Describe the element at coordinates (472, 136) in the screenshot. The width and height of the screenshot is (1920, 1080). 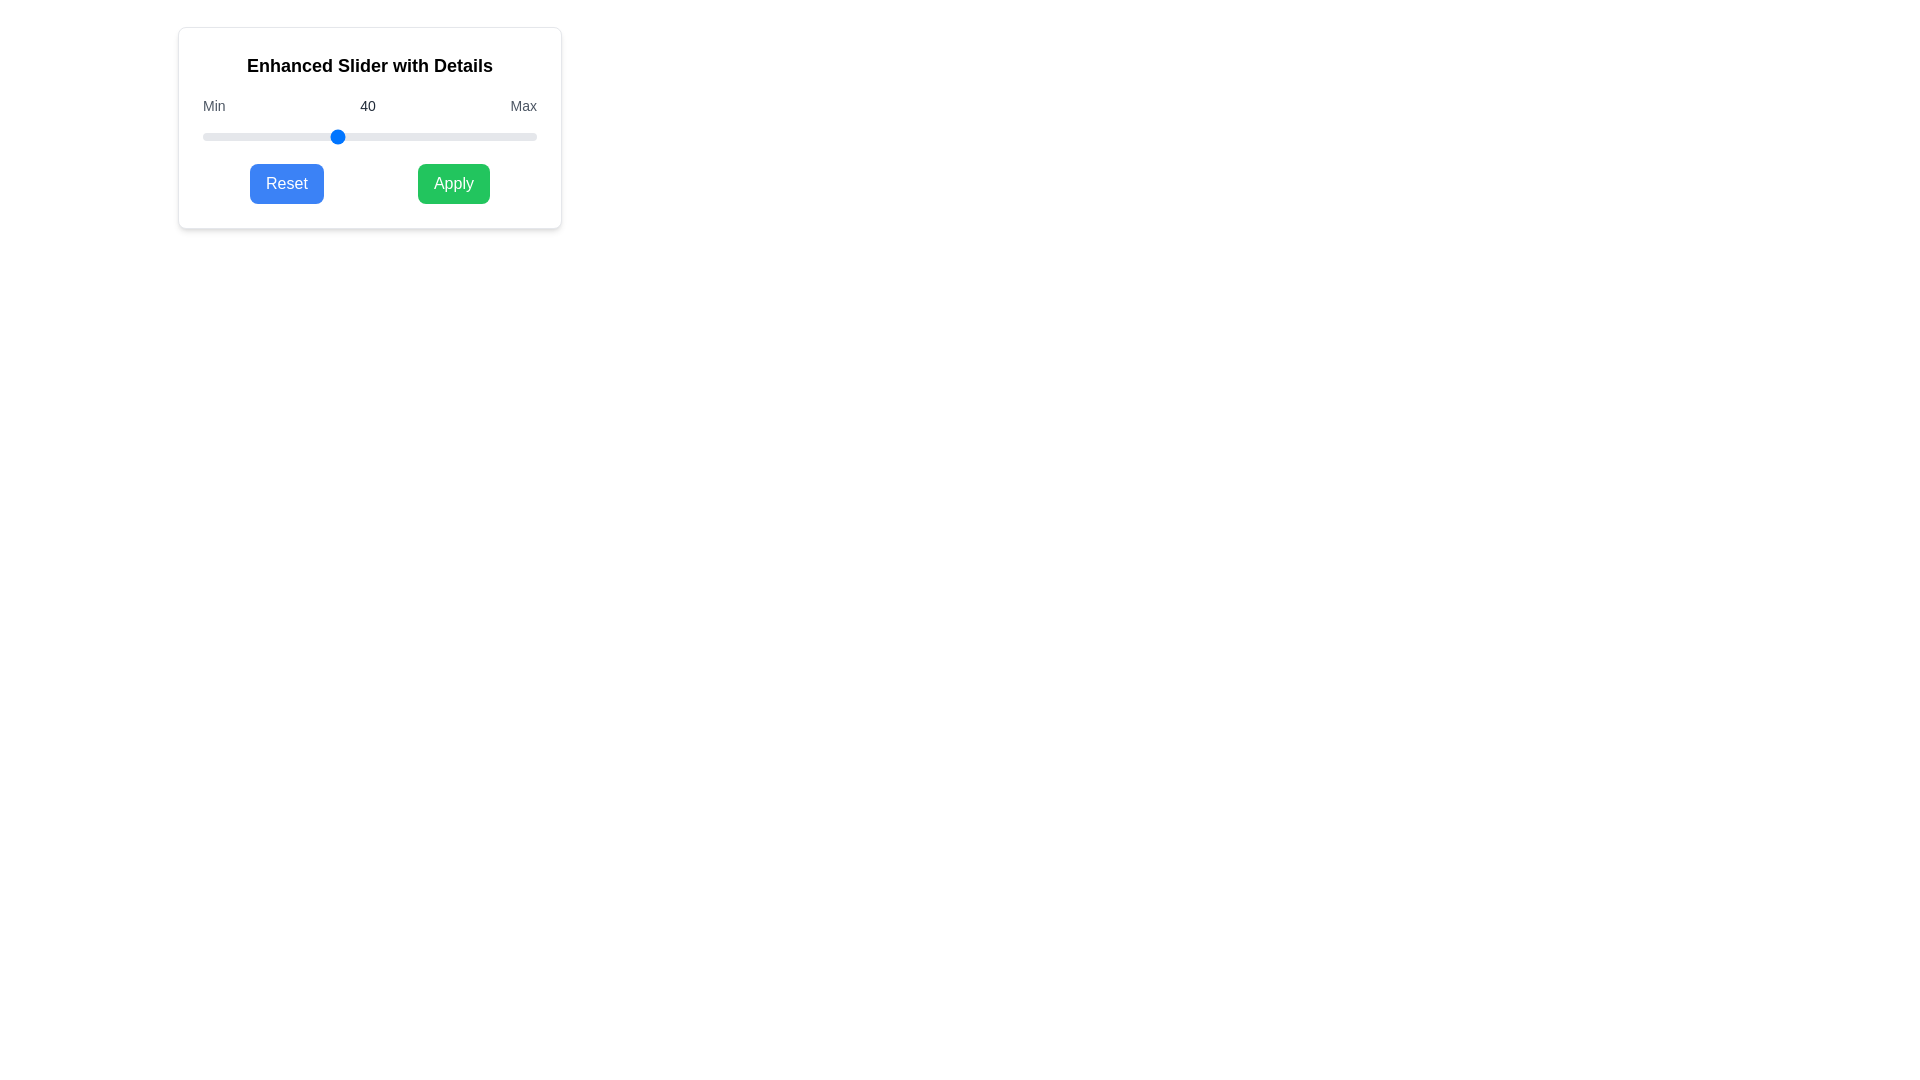
I see `the slider` at that location.